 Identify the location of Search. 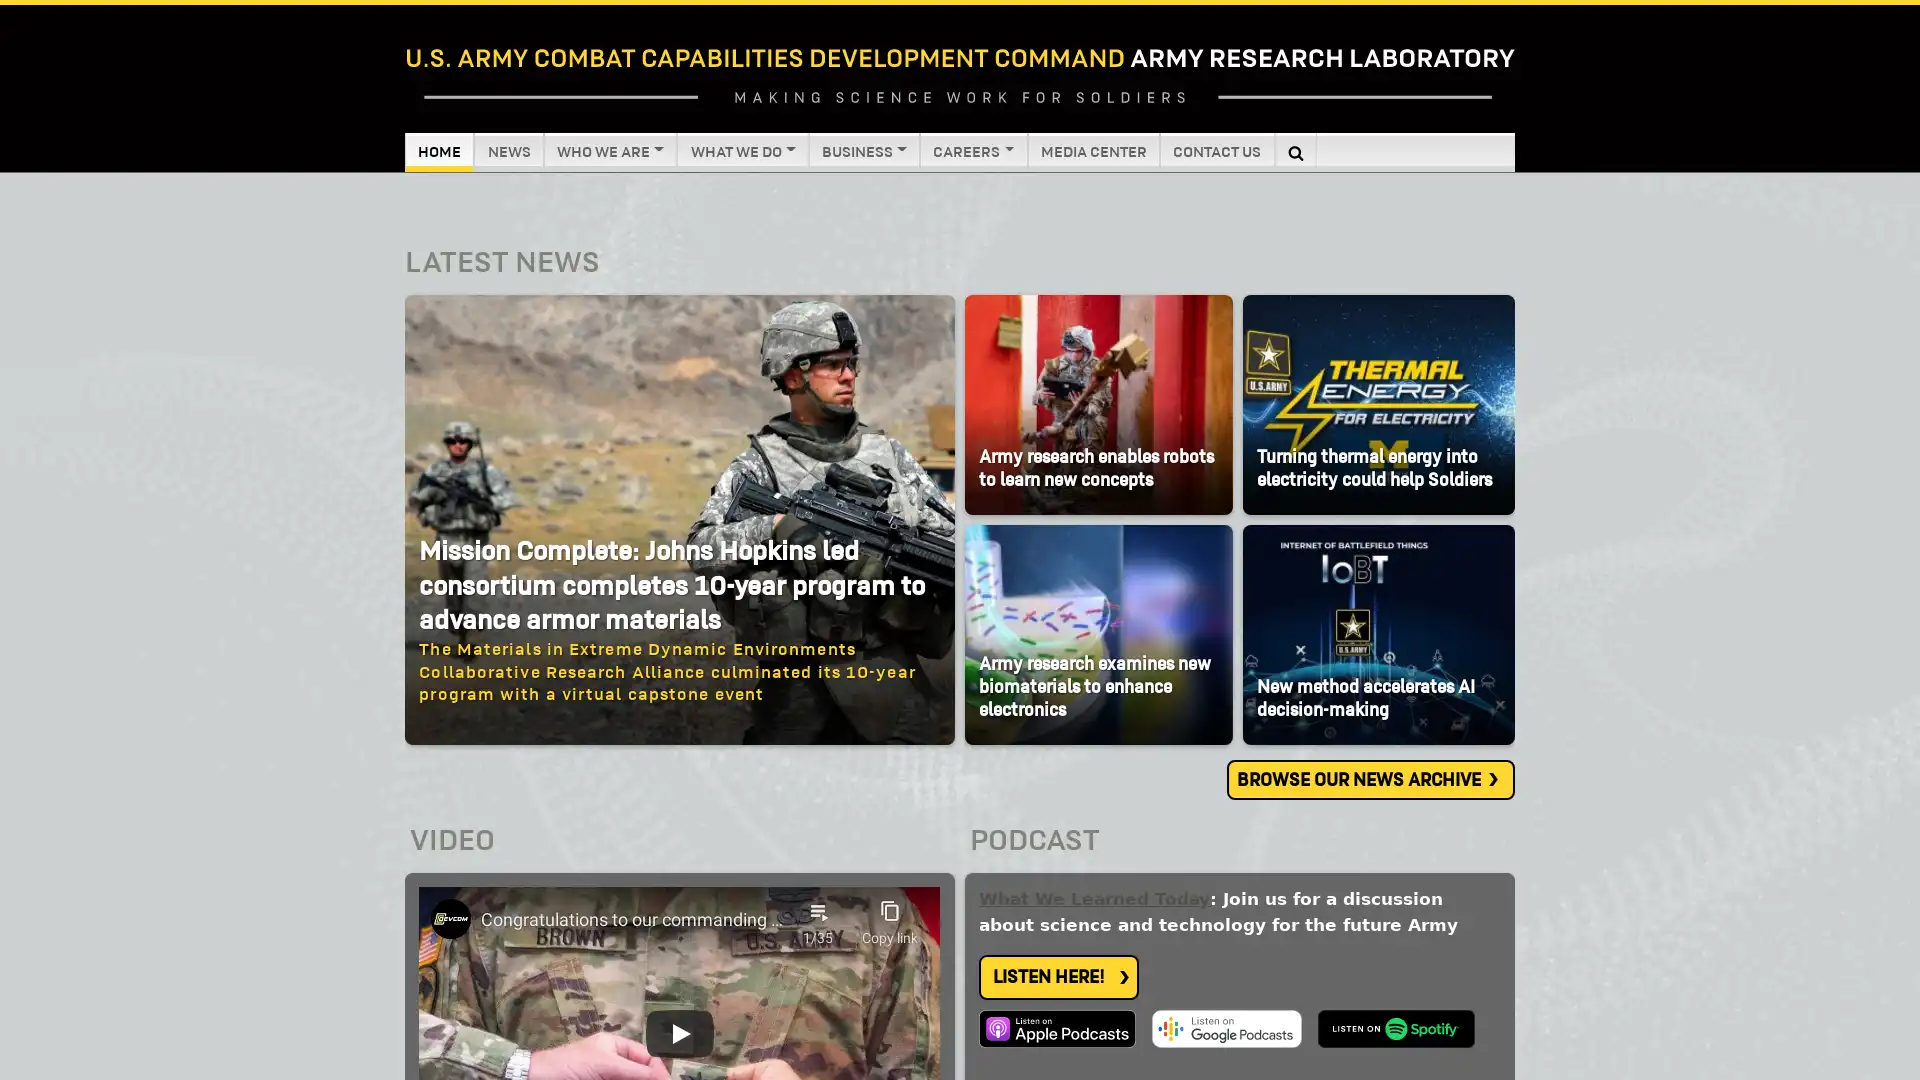
(1295, 151).